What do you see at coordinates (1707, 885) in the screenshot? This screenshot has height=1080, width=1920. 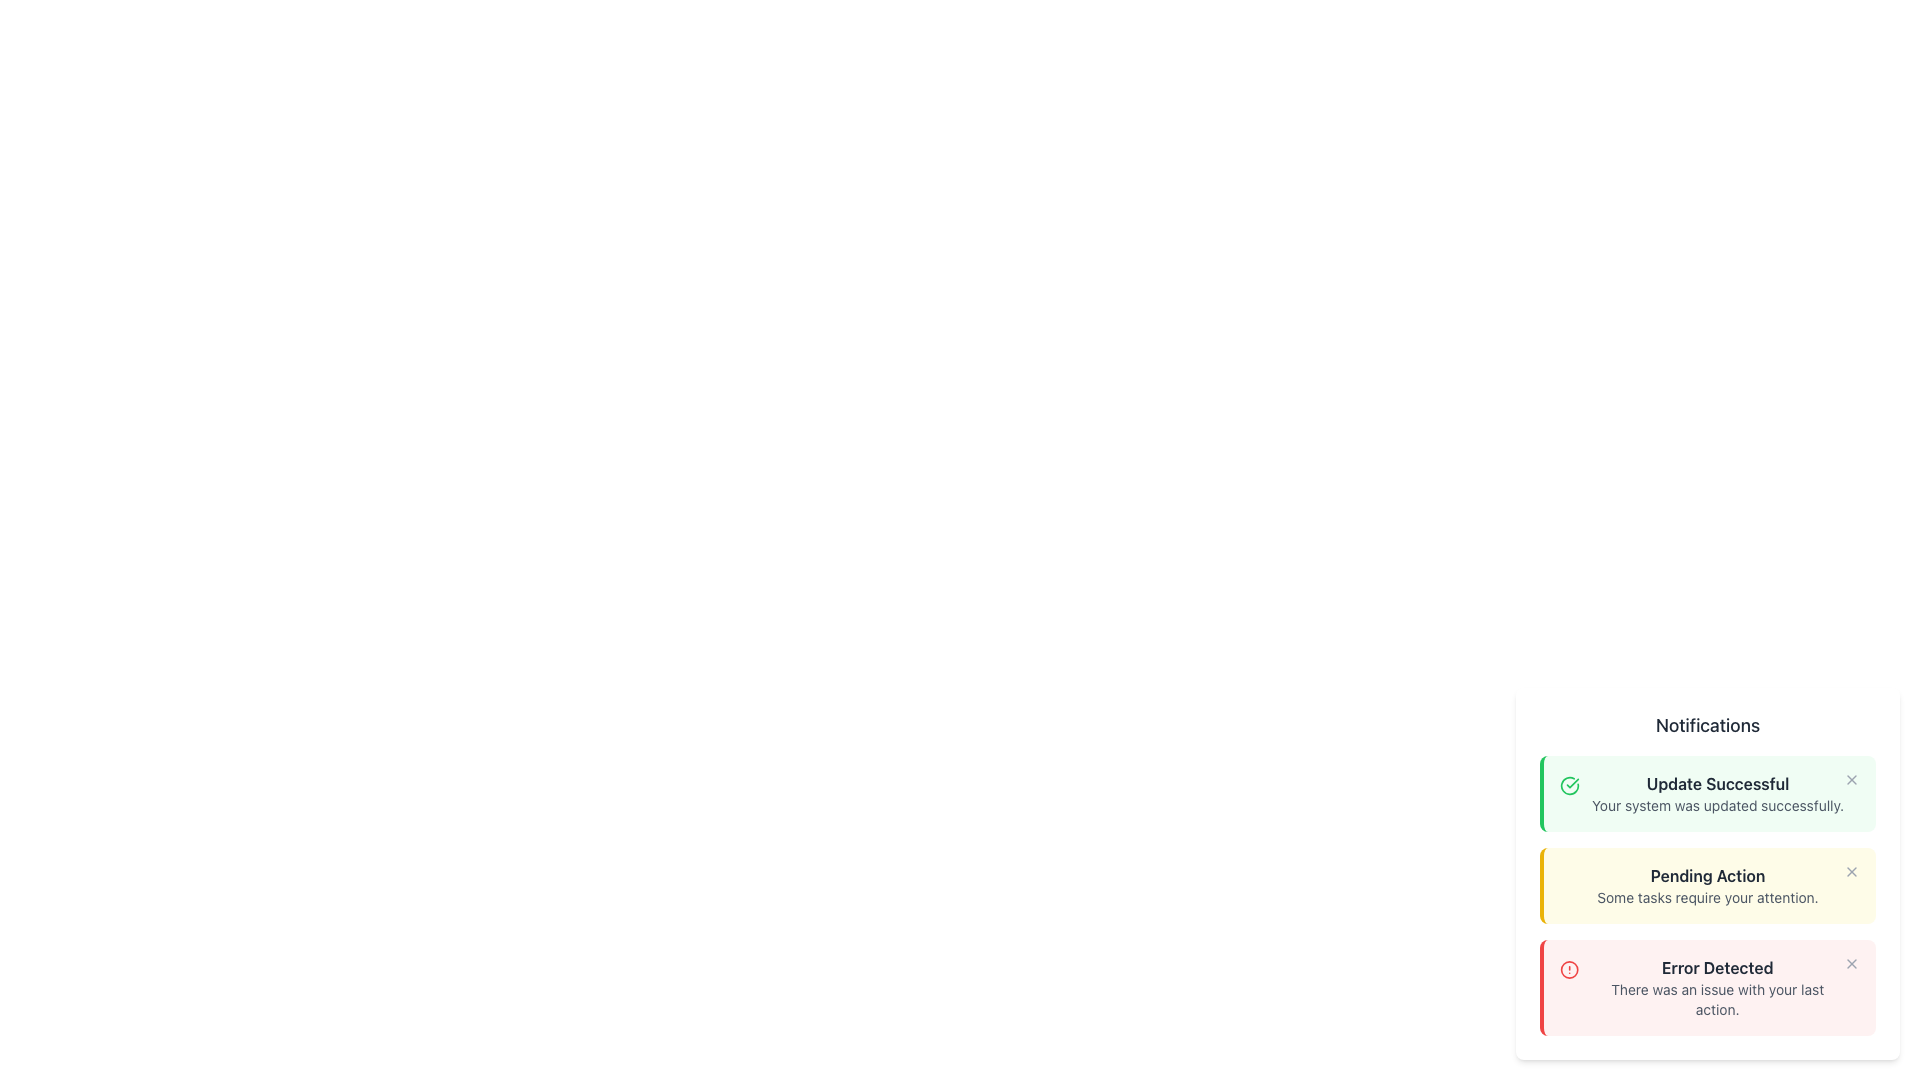 I see `information displayed in the Text Display element that follows 'Update Successful' and precedes 'Error Detected' in the notification panel` at bounding box center [1707, 885].